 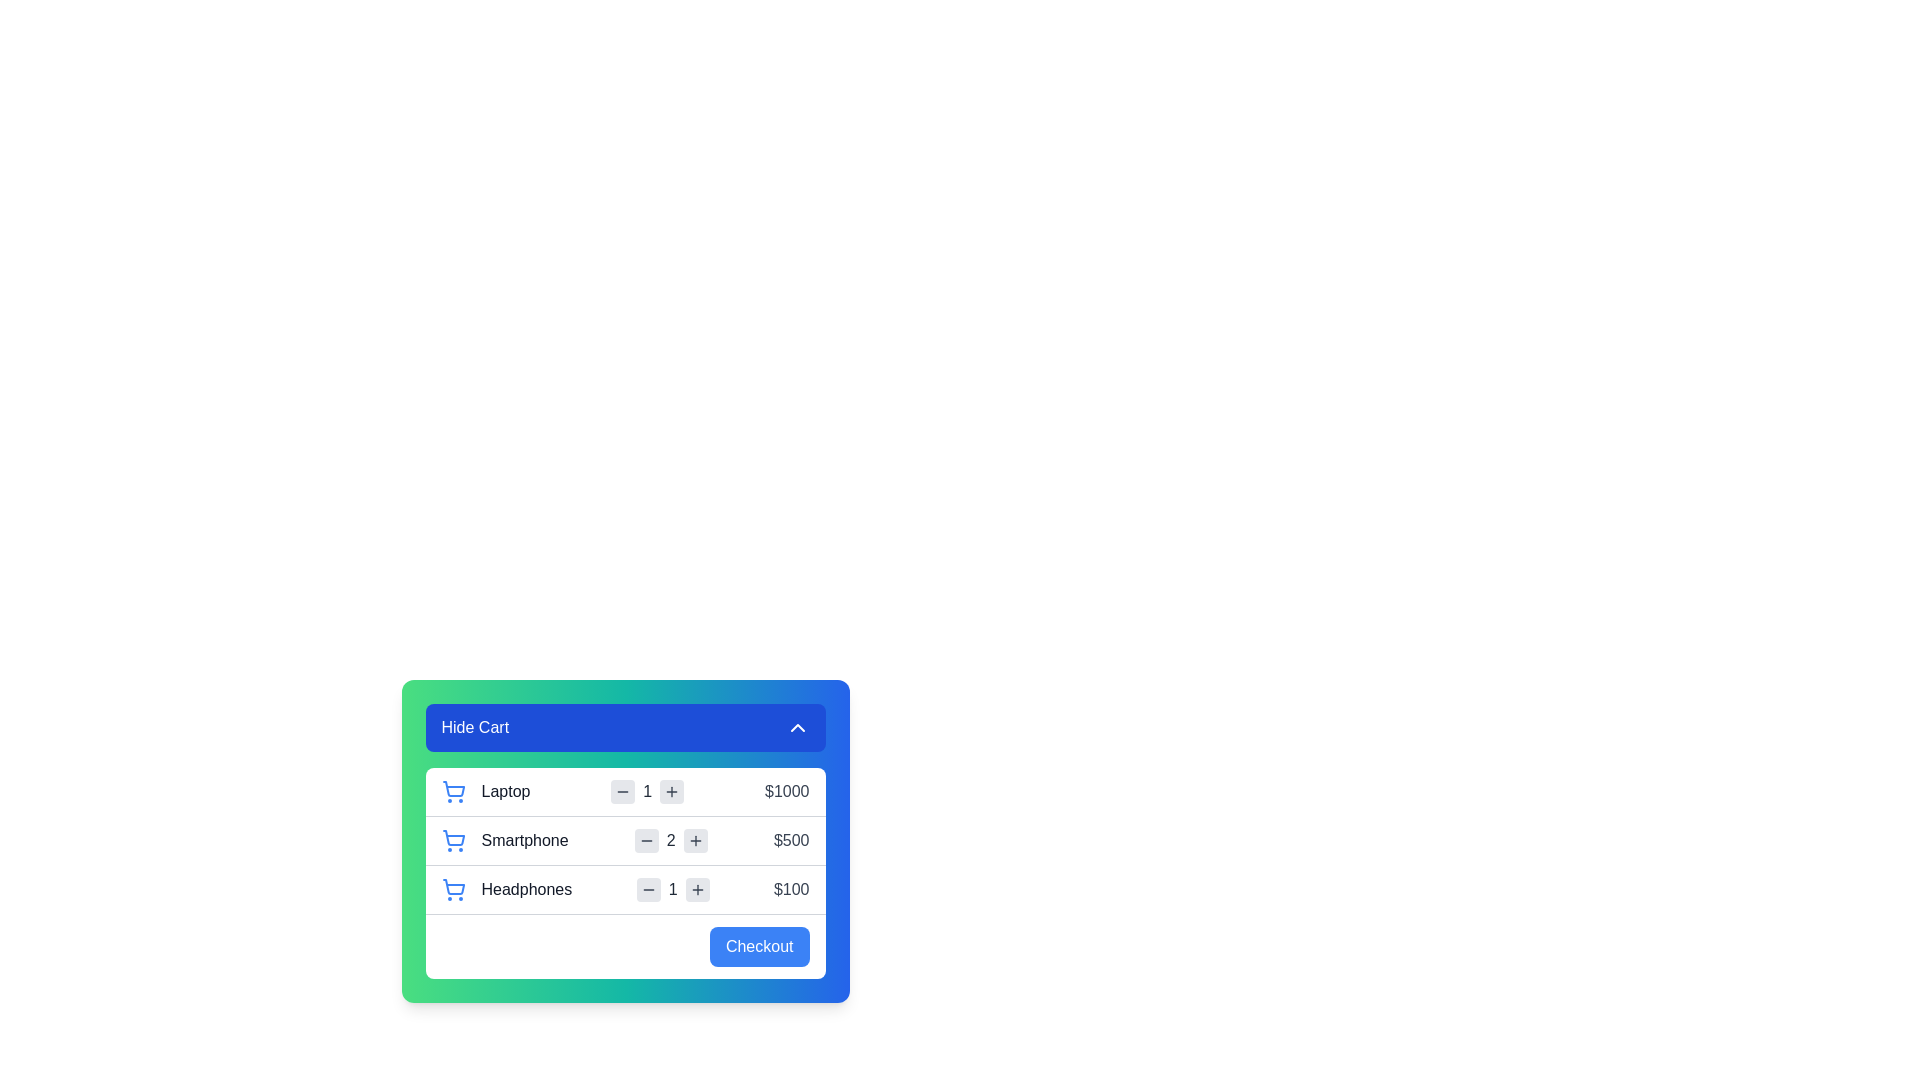 I want to click on the collapse button located at the top center of the card-like component to toggle the visibility of the cart details for accessibility, so click(x=624, y=728).